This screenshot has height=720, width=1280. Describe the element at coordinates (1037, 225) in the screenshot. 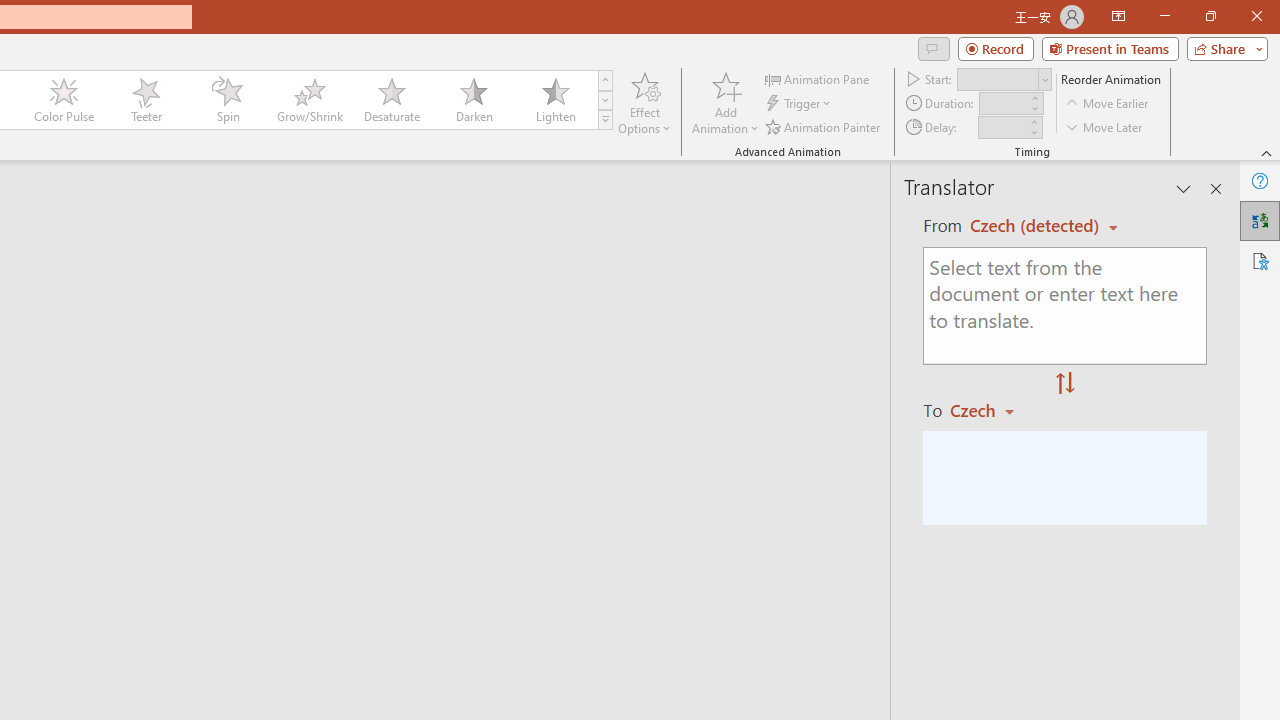

I see `'Czech (detected)'` at that location.